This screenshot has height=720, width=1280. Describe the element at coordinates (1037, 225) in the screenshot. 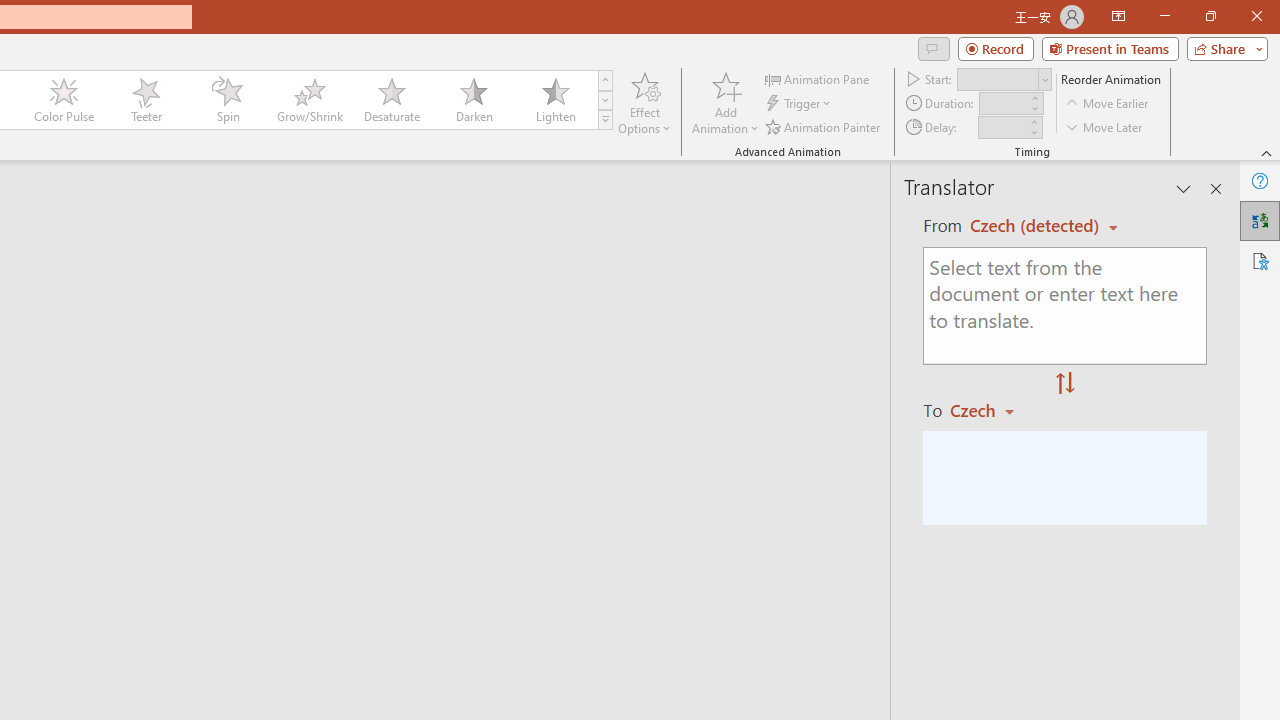

I see `'Czech (detected)'` at that location.